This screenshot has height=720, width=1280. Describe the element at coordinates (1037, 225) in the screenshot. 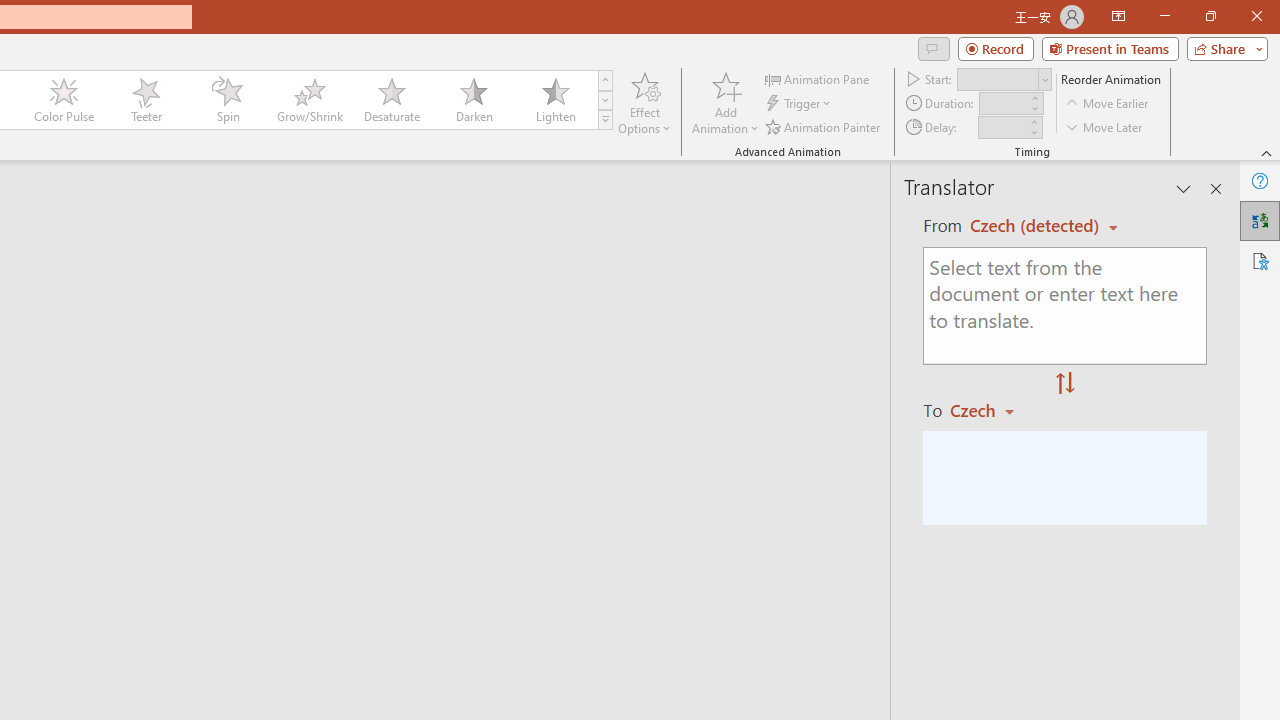

I see `'Czech (detected)'` at that location.